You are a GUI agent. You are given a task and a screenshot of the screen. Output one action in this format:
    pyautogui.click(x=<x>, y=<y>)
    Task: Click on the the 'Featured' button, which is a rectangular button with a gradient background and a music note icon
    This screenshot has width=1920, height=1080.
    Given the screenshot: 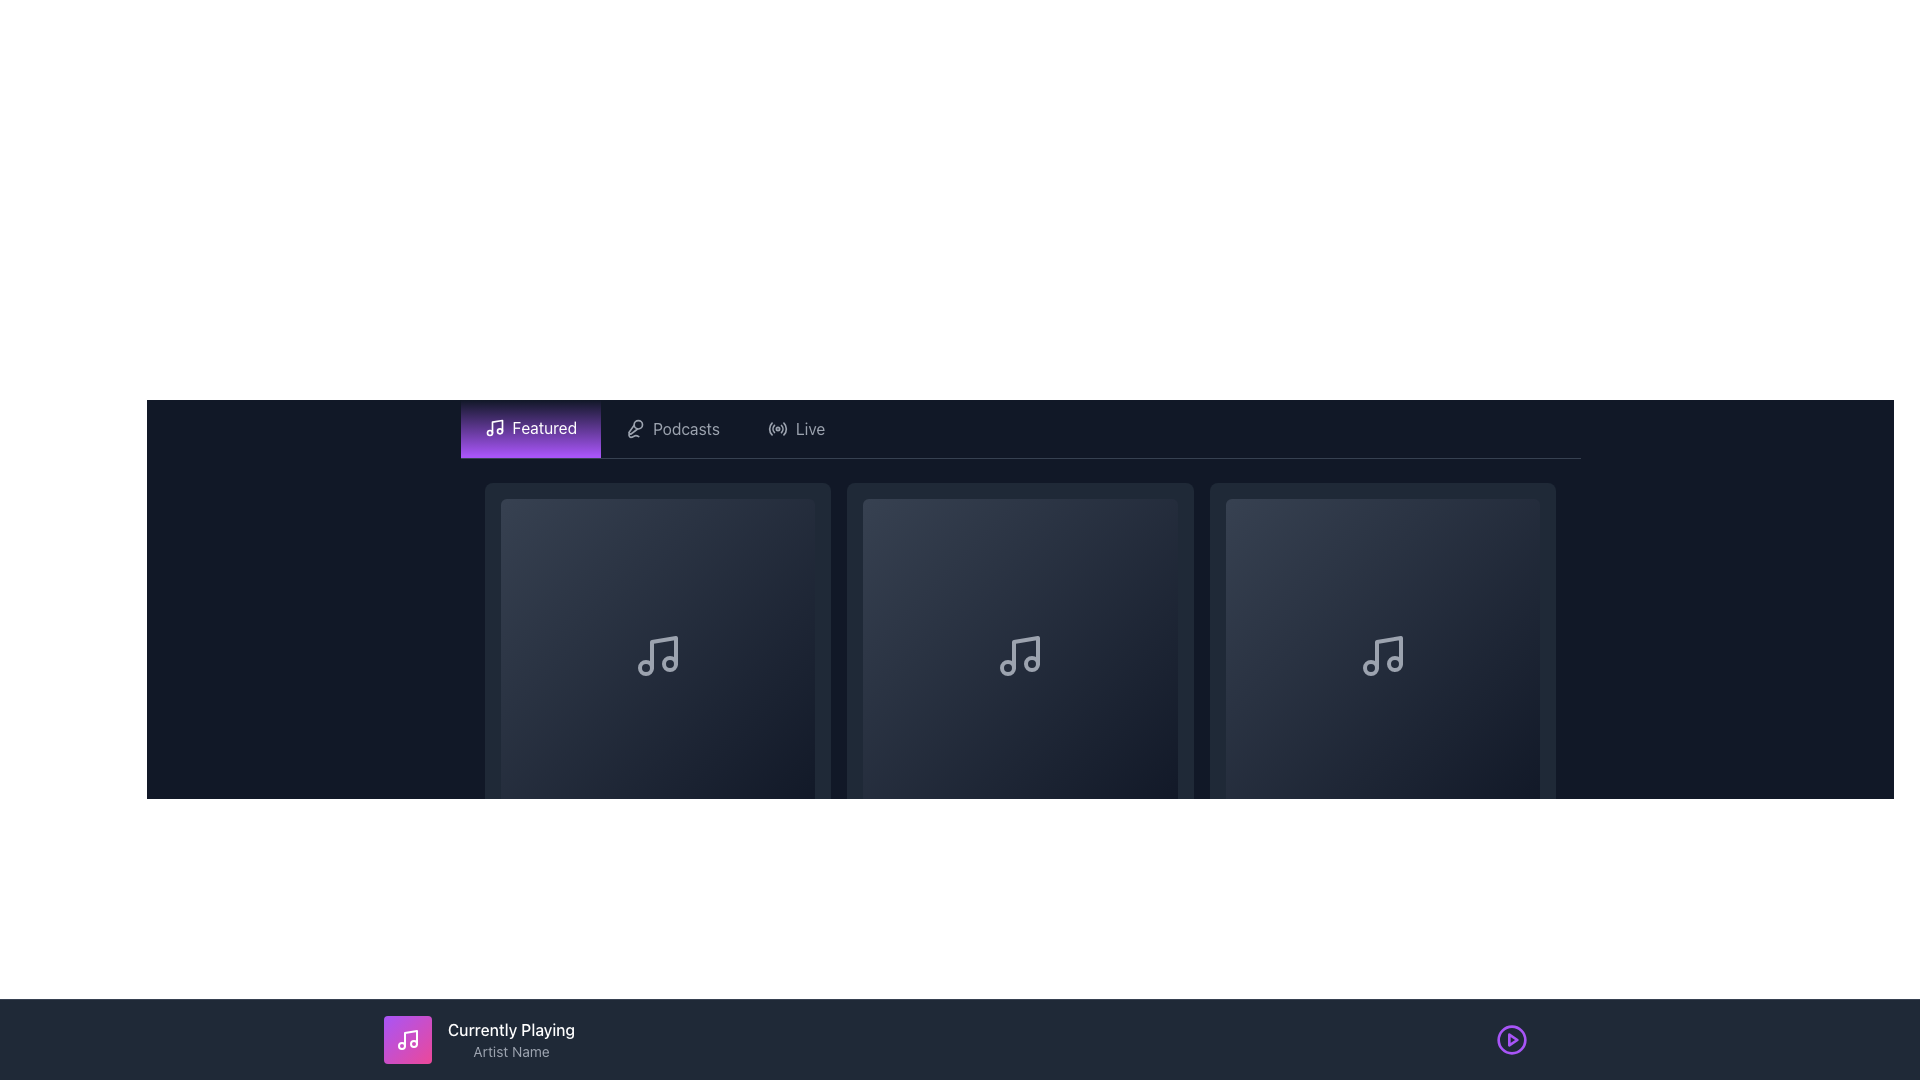 What is the action you would take?
    pyautogui.click(x=530, y=427)
    